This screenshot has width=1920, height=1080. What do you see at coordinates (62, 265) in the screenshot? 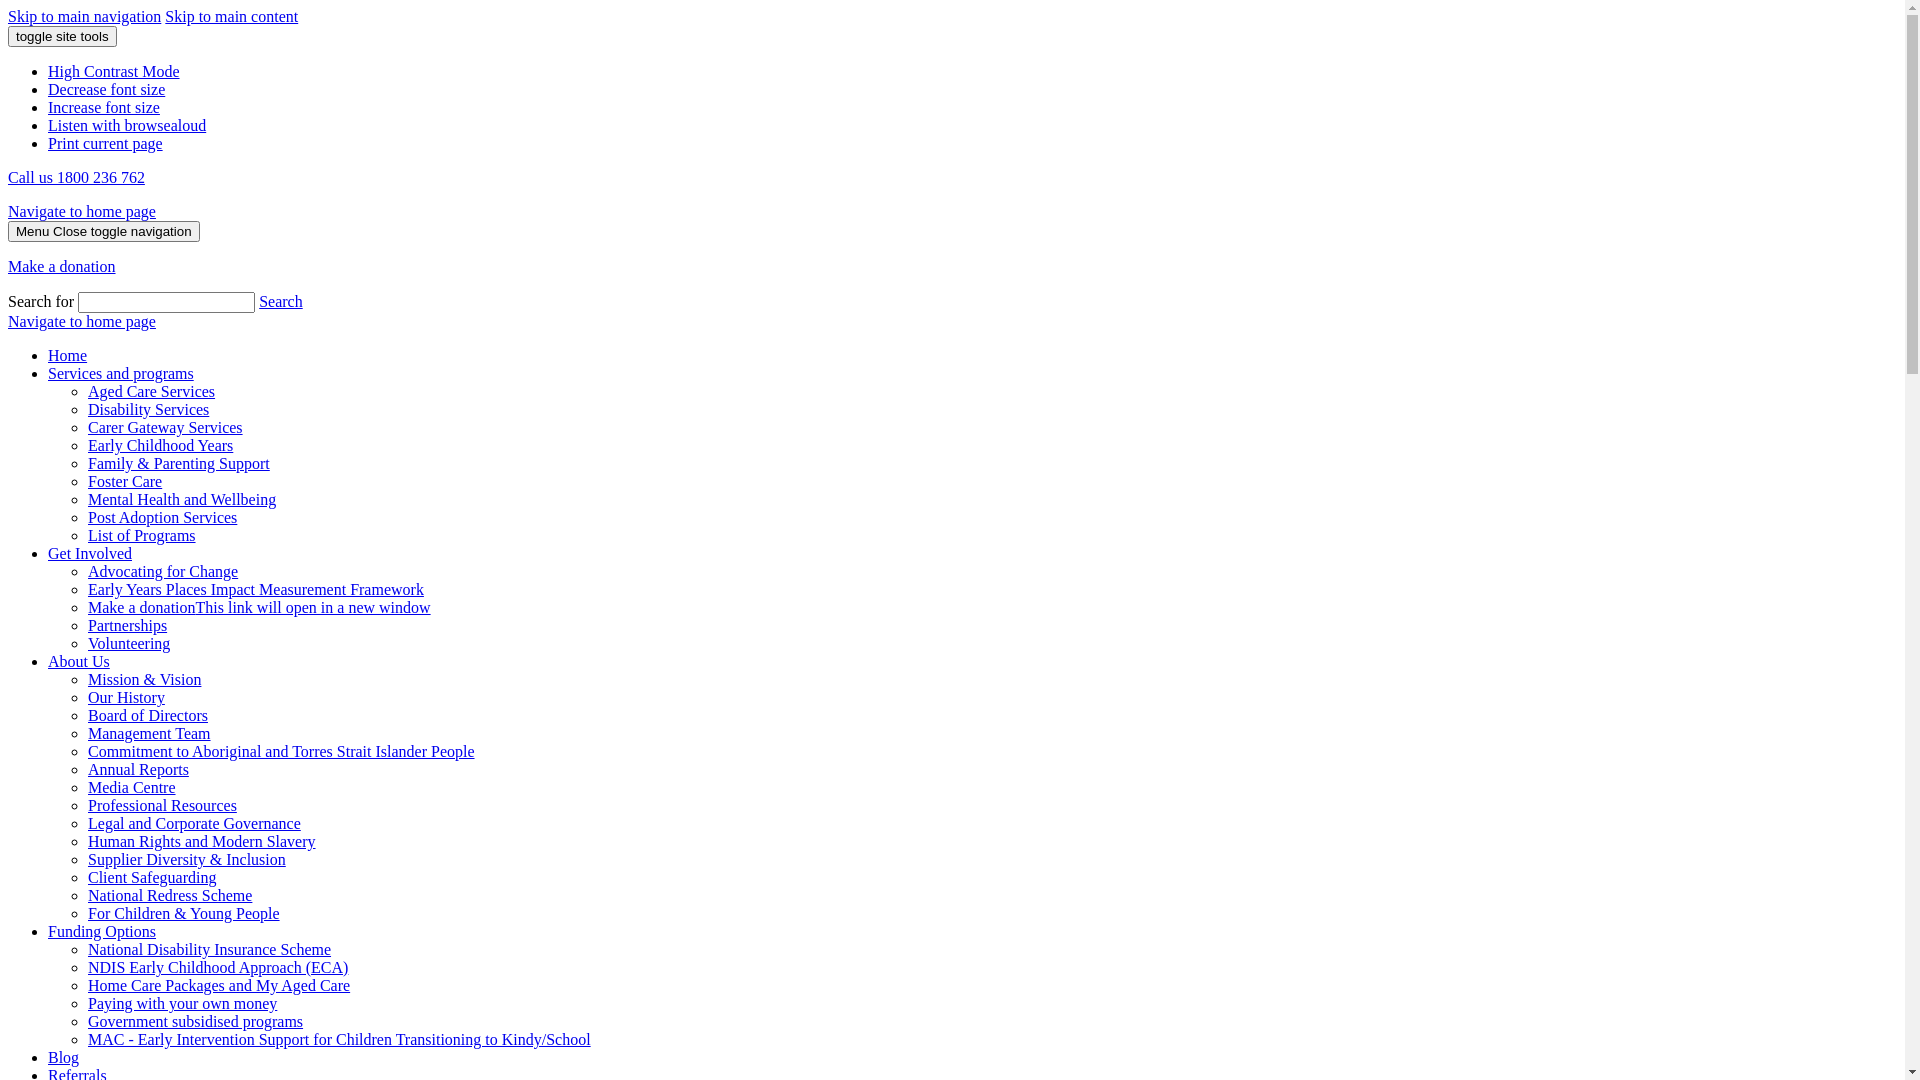
I see `'Make a donation'` at bounding box center [62, 265].